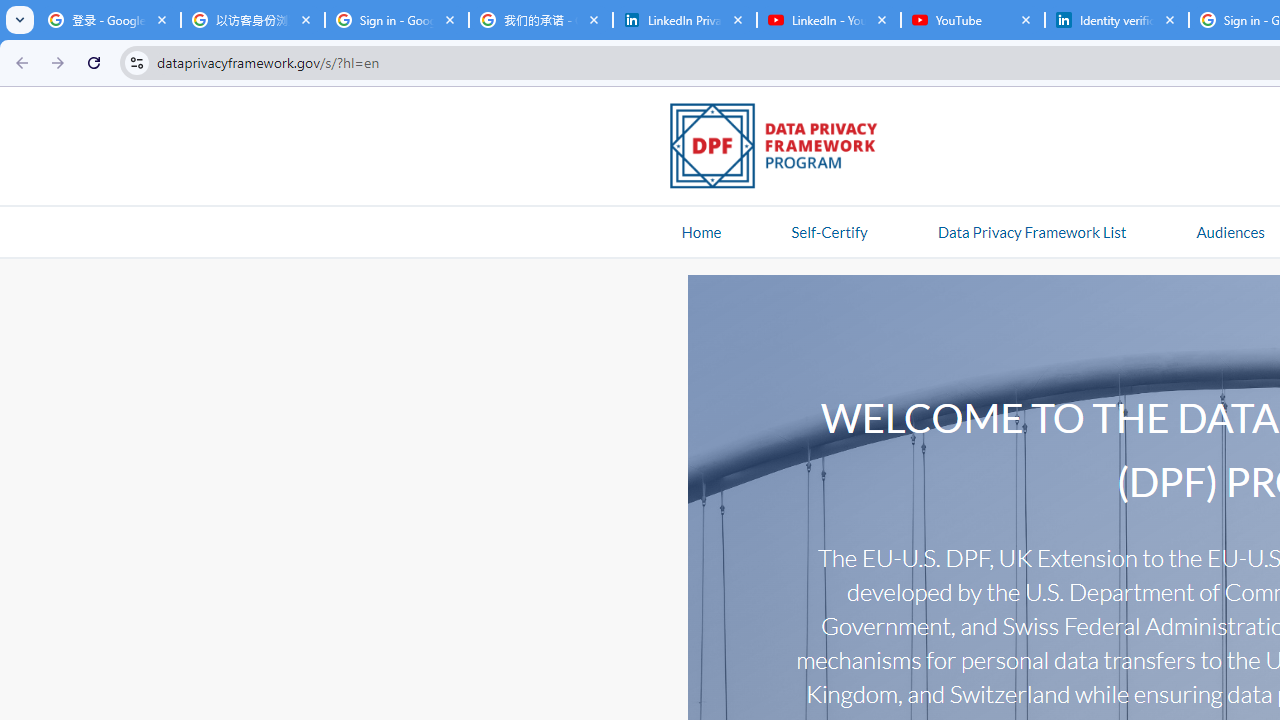 The image size is (1280, 720). What do you see at coordinates (828, 20) in the screenshot?
I see `'LinkedIn - YouTube'` at bounding box center [828, 20].